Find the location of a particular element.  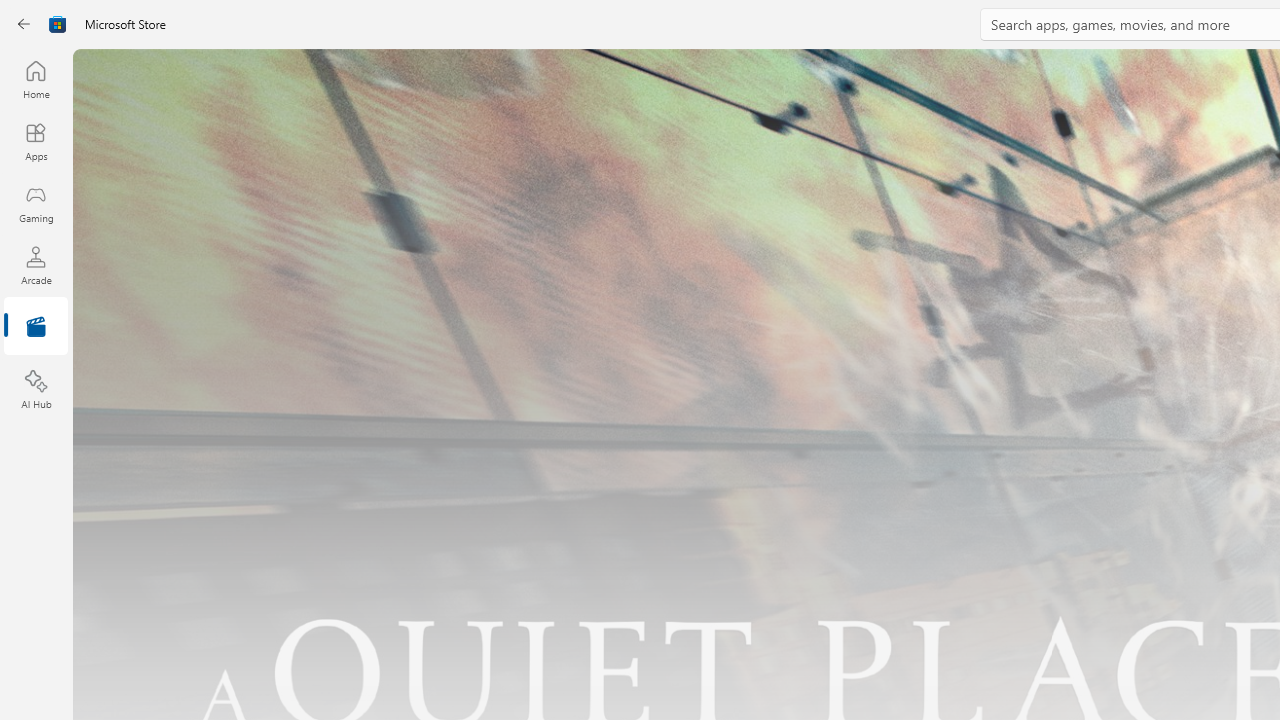

'AI Hub' is located at coordinates (35, 390).